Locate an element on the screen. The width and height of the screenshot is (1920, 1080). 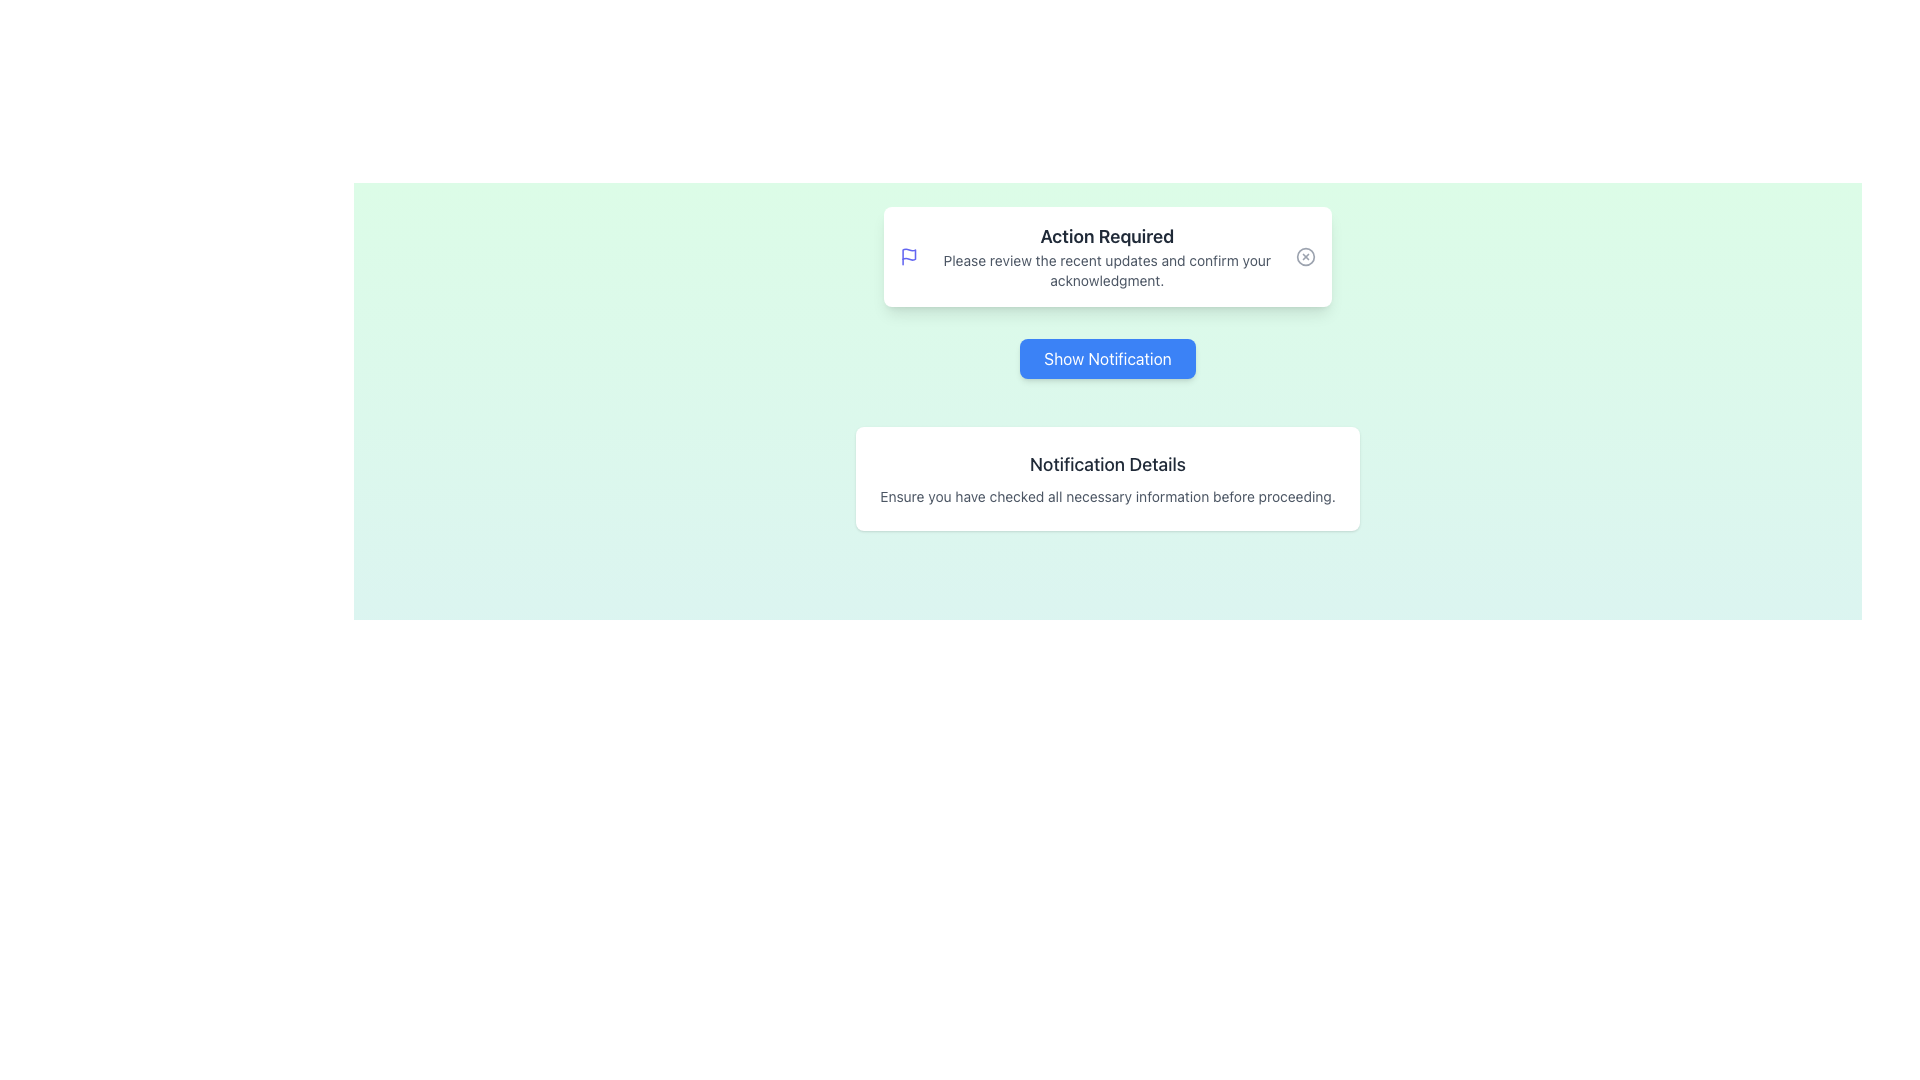
the flag icon located at the top-left corner of the notification card labeled 'Action Required', which indicates an urgent state is located at coordinates (908, 253).